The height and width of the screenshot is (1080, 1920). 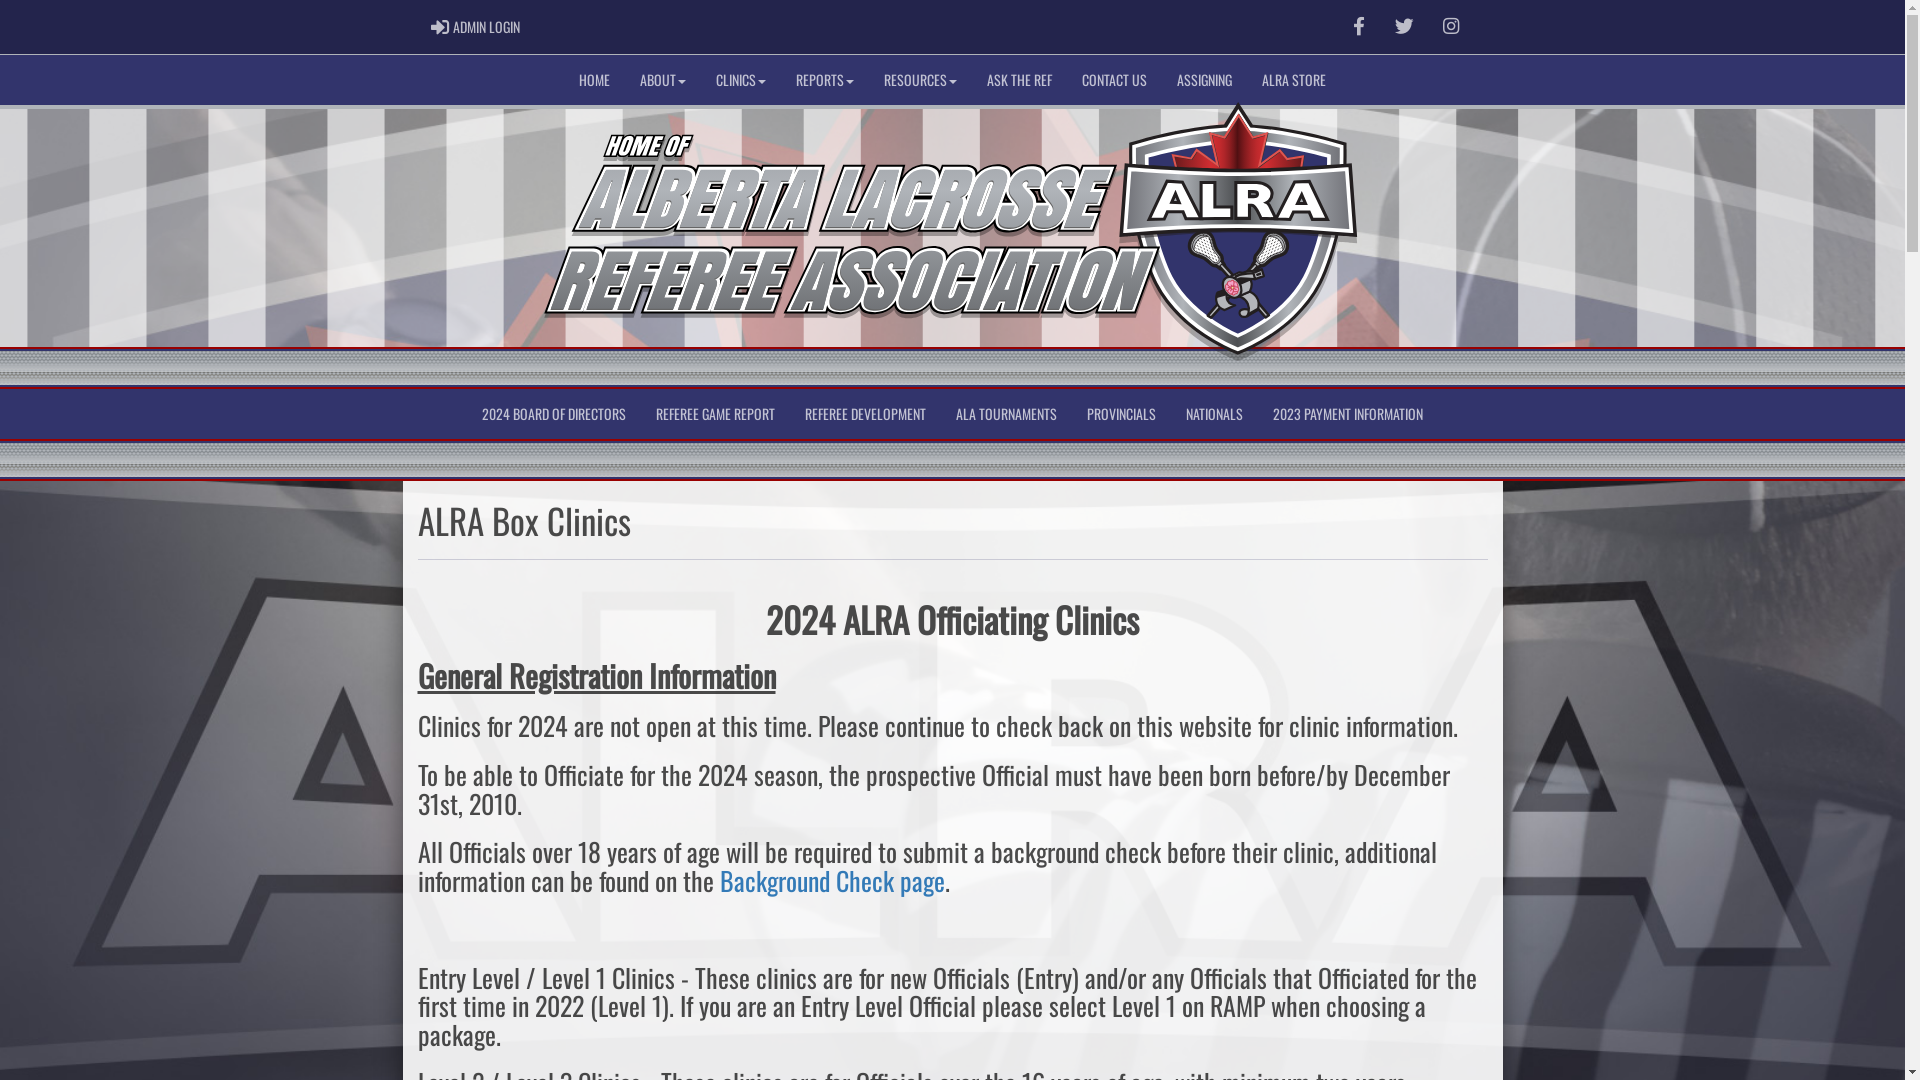 What do you see at coordinates (832, 879) in the screenshot?
I see `'Background Check page'` at bounding box center [832, 879].